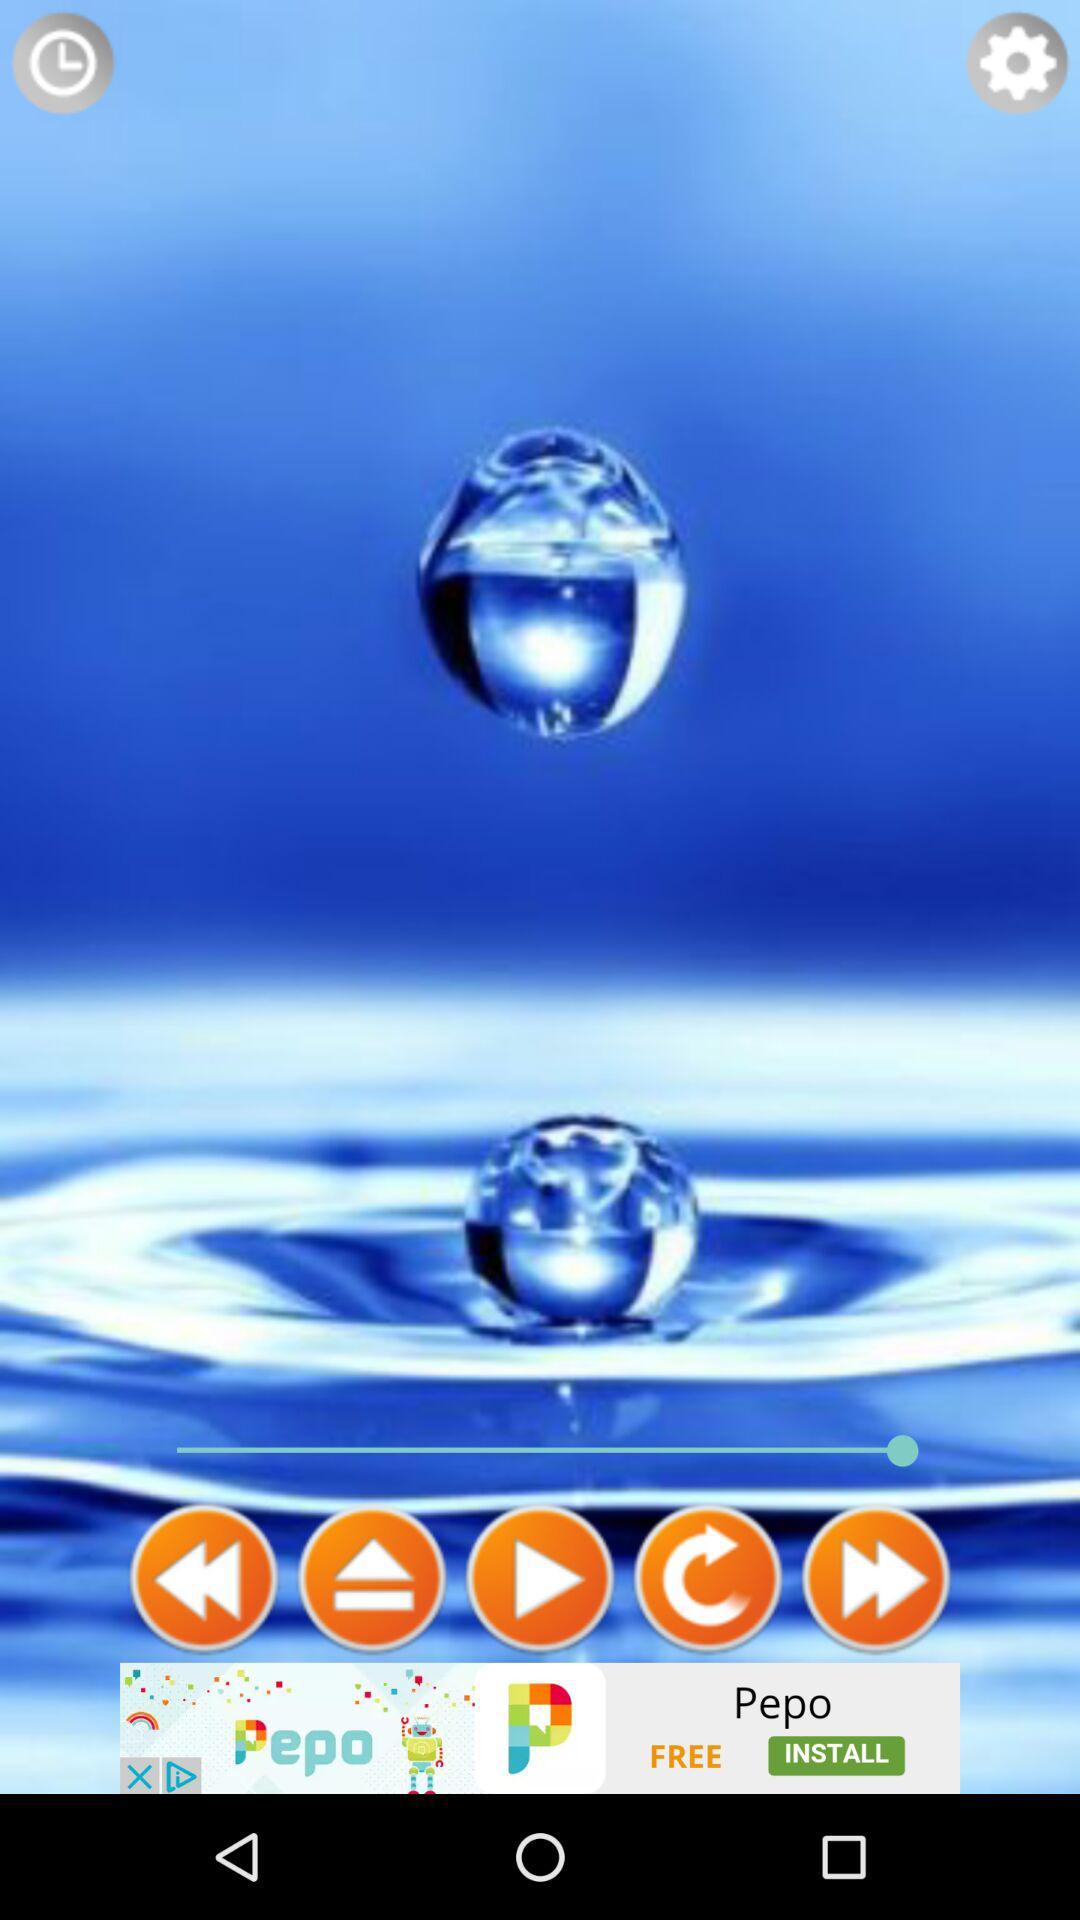  What do you see at coordinates (204, 1688) in the screenshot?
I see `the av_rewind icon` at bounding box center [204, 1688].